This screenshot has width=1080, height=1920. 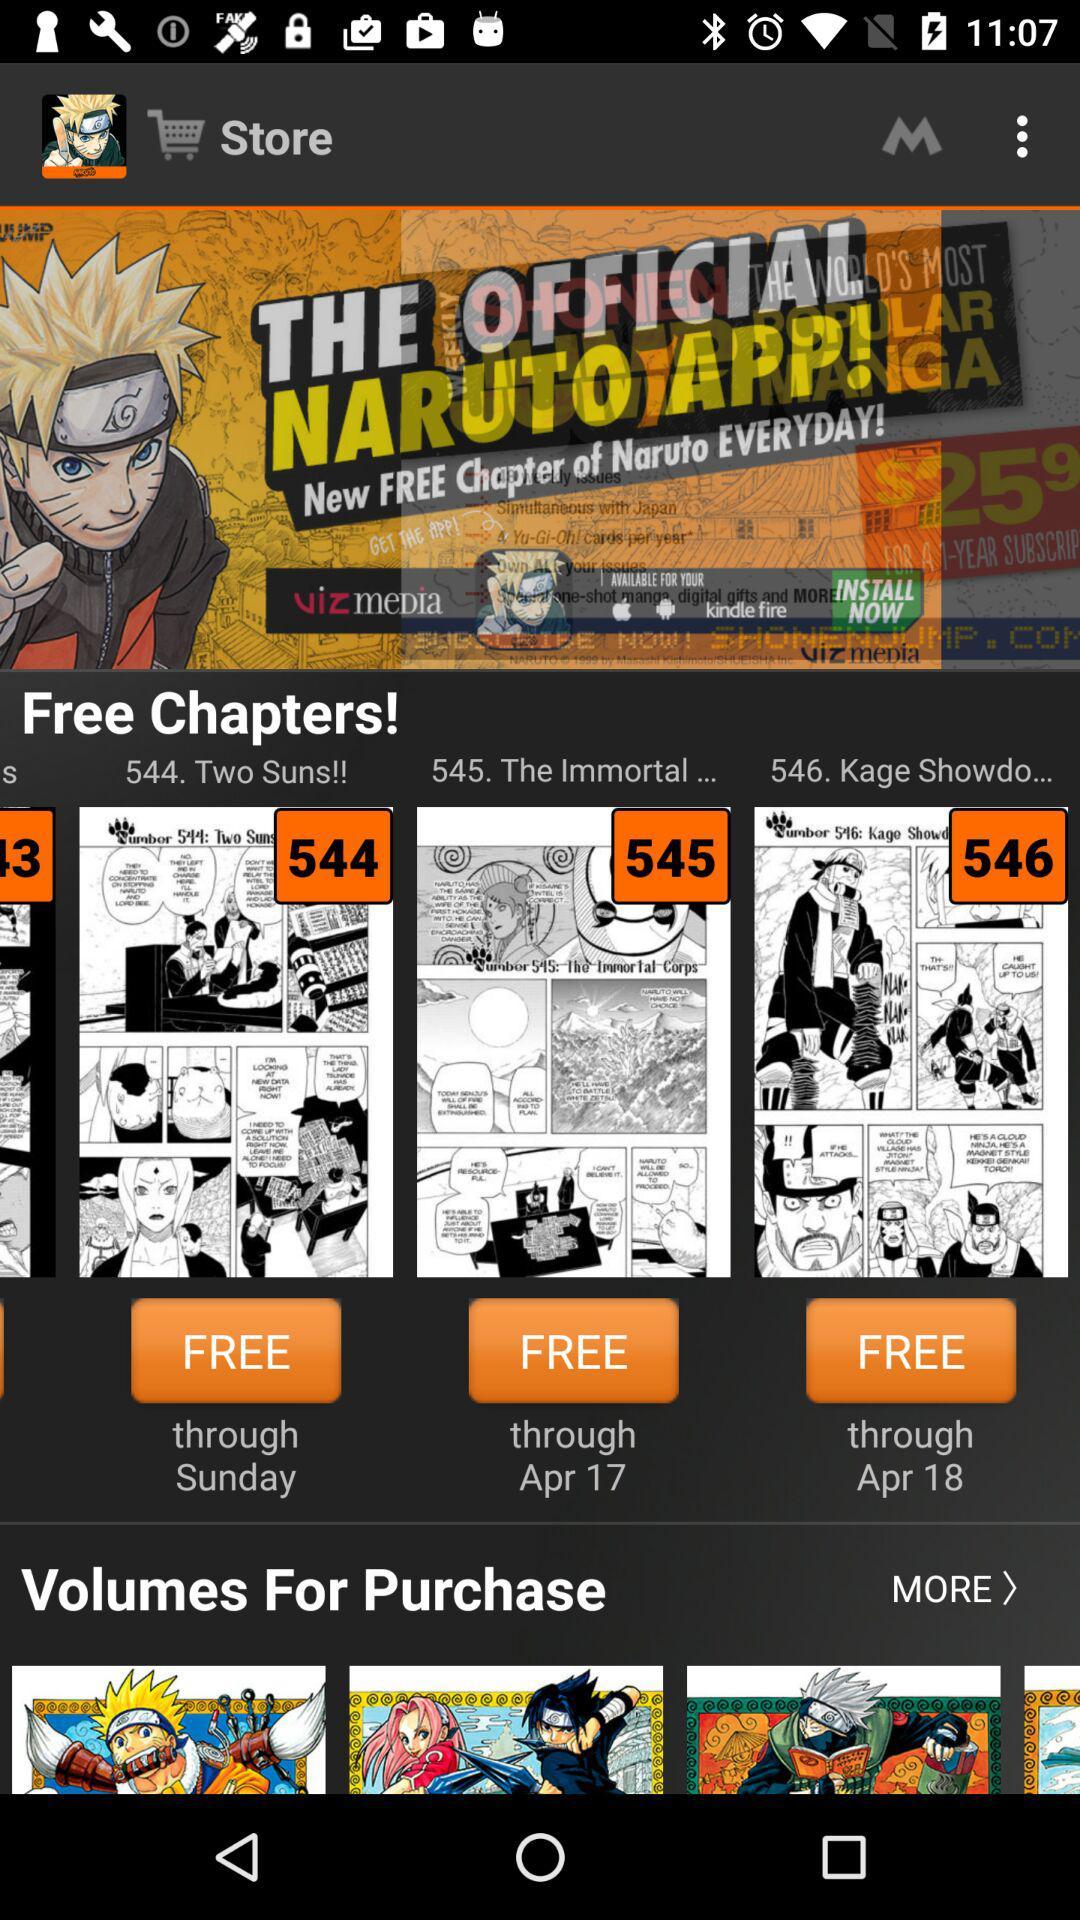 I want to click on volumes for purchase item, so click(x=313, y=1586).